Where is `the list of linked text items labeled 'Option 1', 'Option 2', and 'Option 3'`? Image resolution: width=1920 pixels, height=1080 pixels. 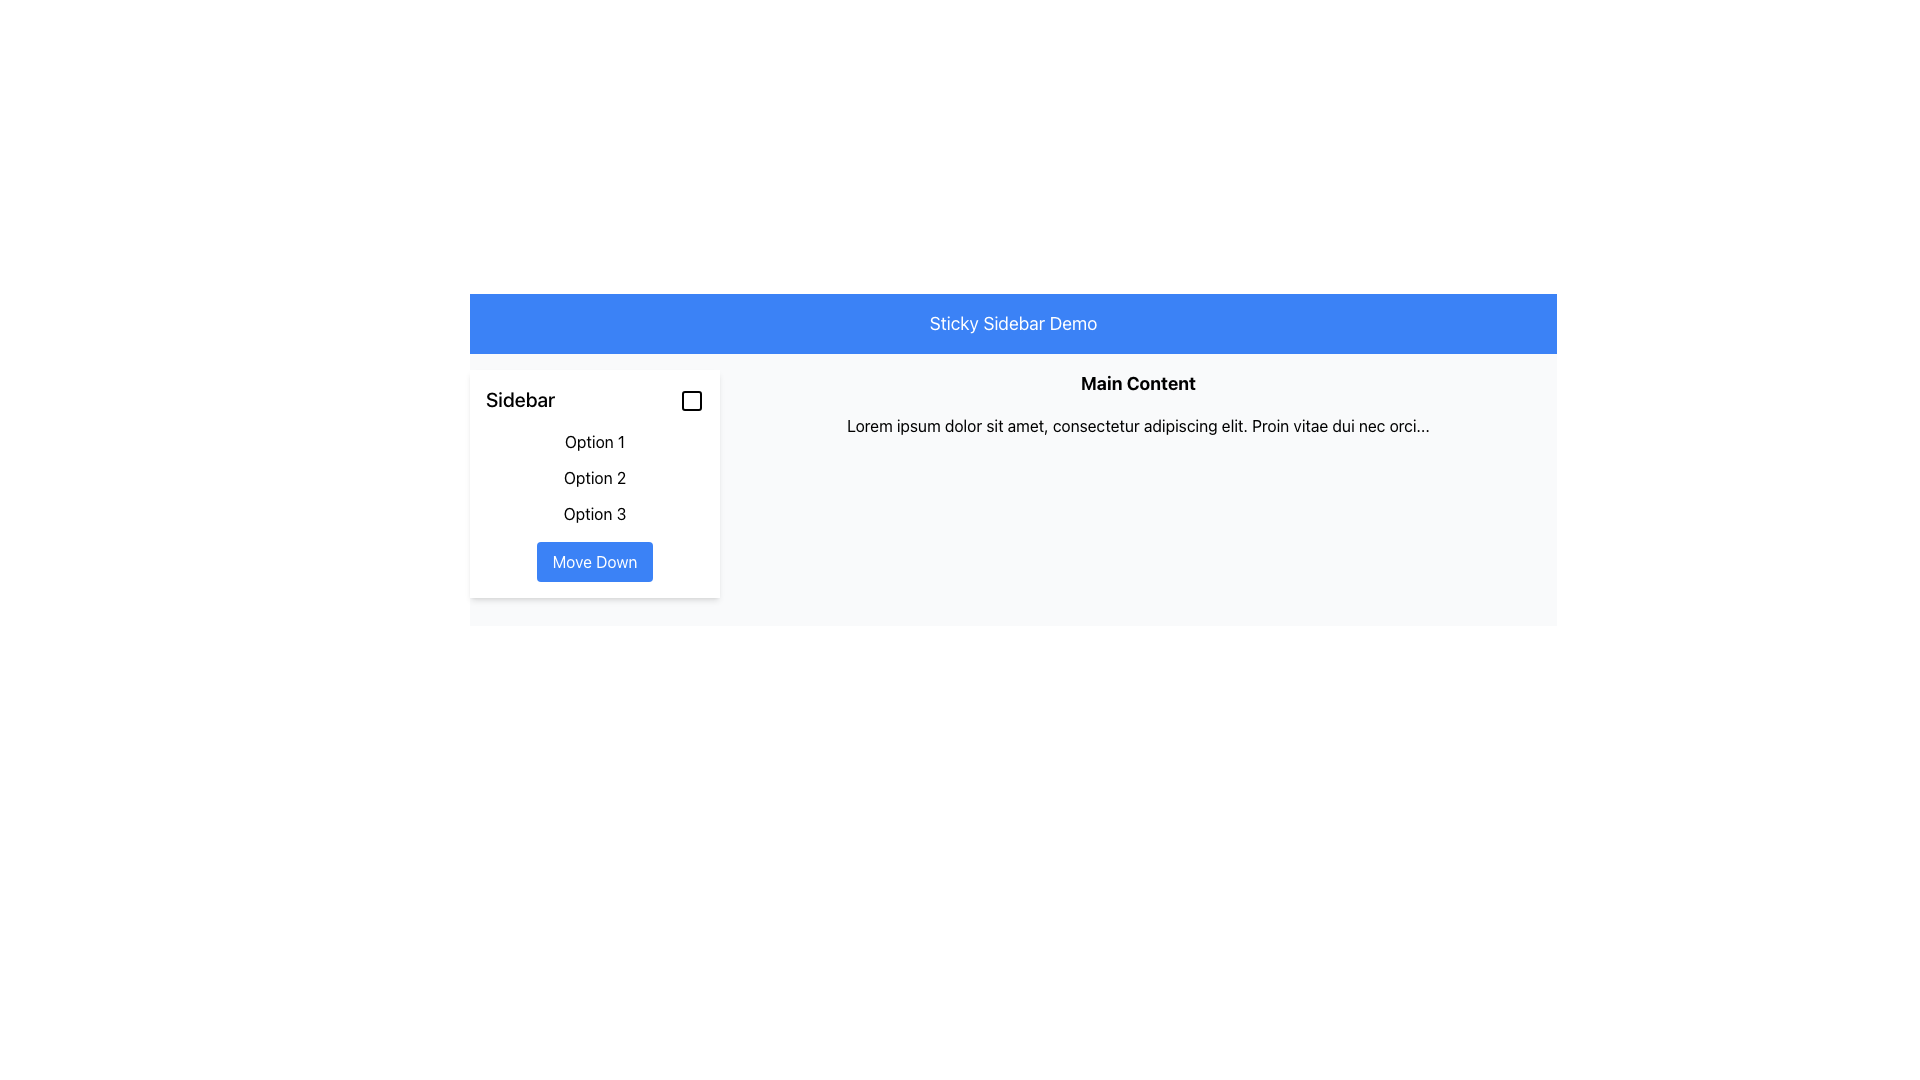
the list of linked text items labeled 'Option 1', 'Option 2', and 'Option 3' is located at coordinates (594, 478).